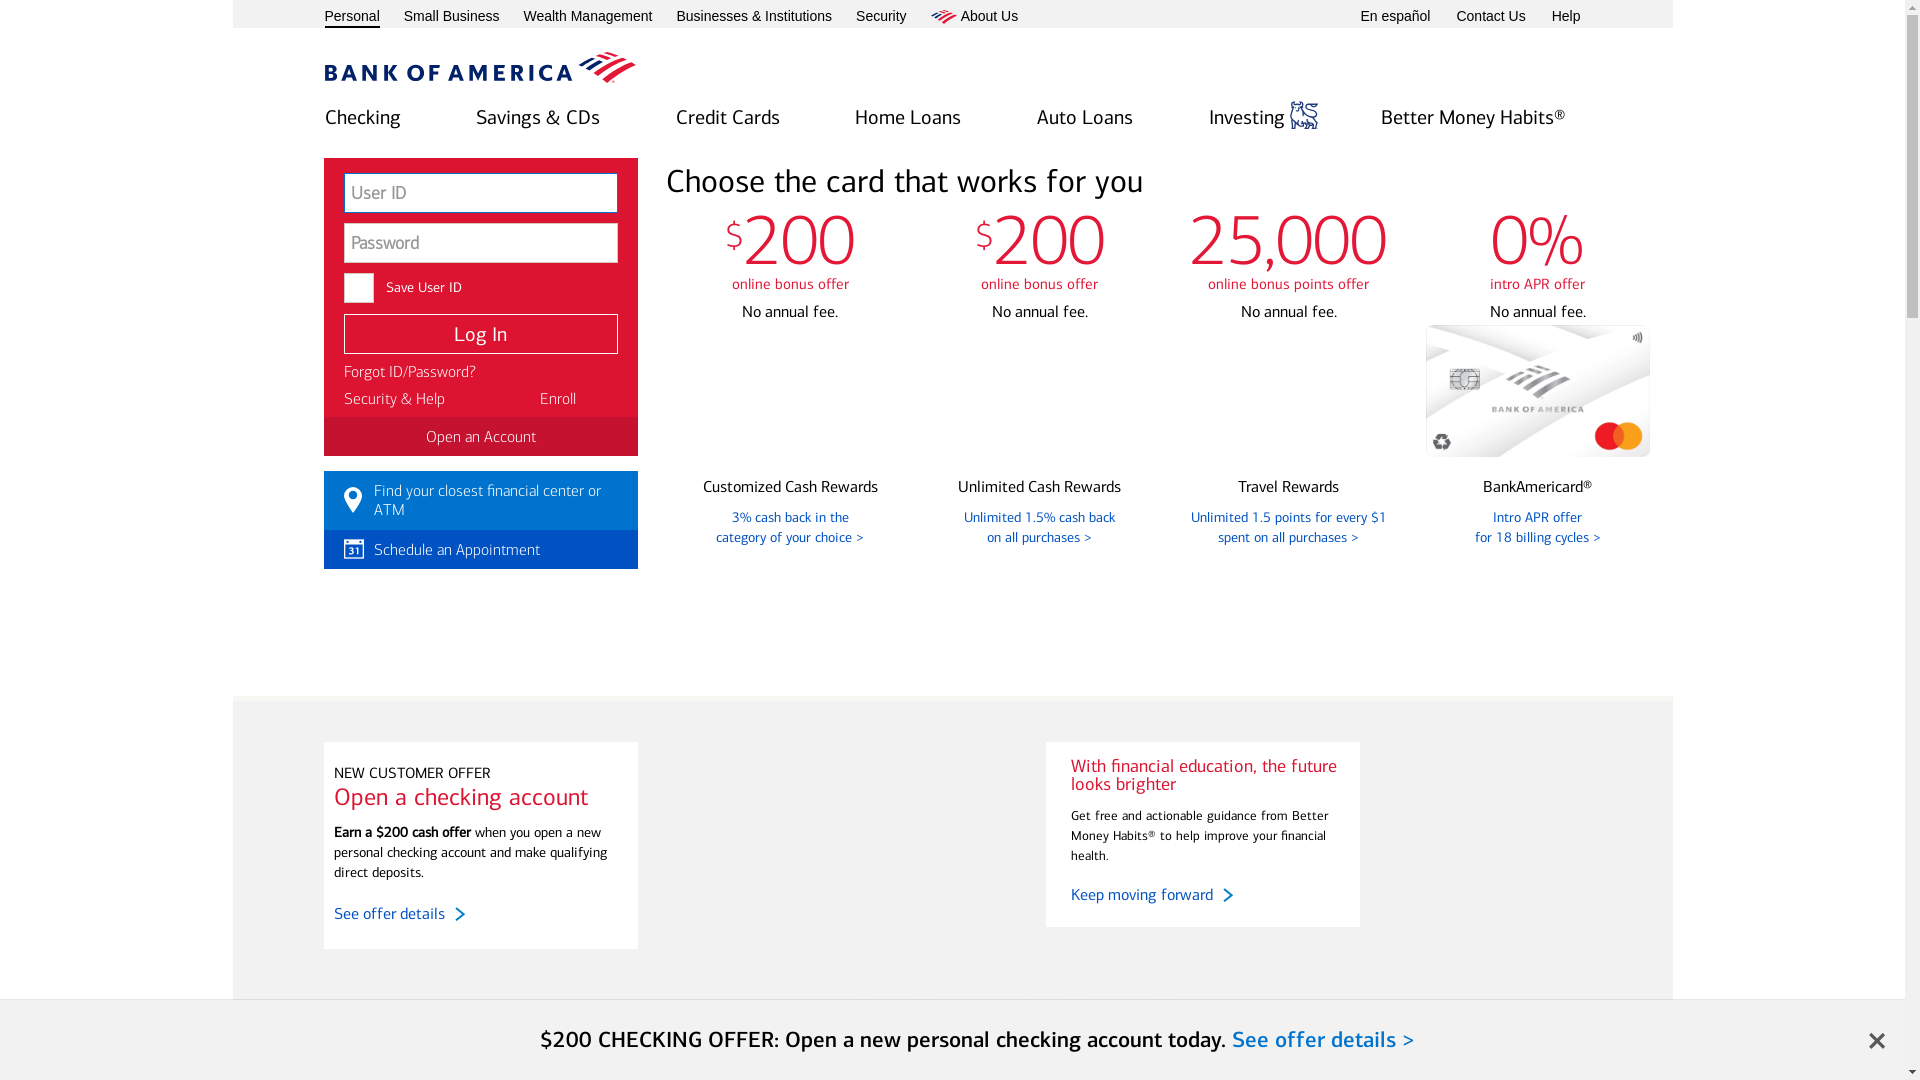 The height and width of the screenshot is (1080, 1920). What do you see at coordinates (1036, 119) in the screenshot?
I see `'Open` at bounding box center [1036, 119].